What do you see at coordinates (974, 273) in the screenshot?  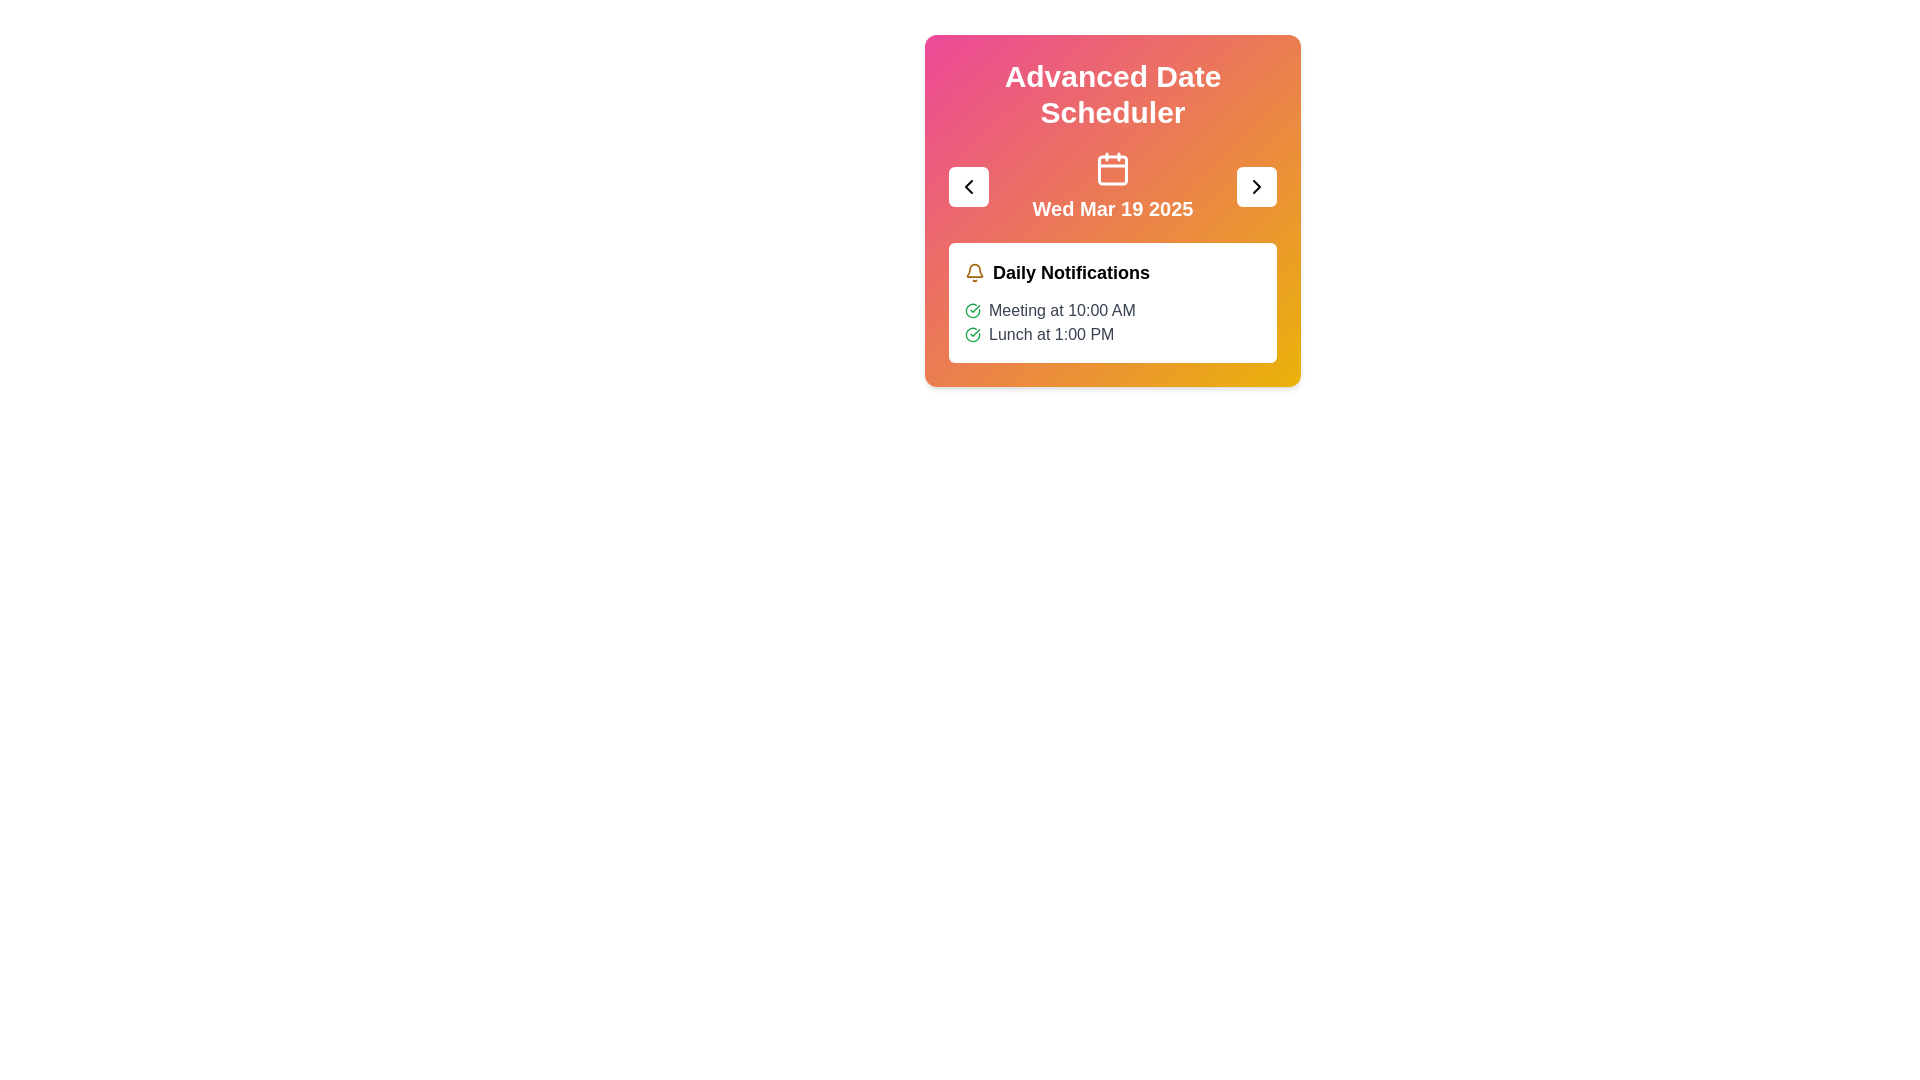 I see `the yellow bell-shaped notification icon located to the left of the 'Daily Notifications' label in the header section of the card` at bounding box center [974, 273].